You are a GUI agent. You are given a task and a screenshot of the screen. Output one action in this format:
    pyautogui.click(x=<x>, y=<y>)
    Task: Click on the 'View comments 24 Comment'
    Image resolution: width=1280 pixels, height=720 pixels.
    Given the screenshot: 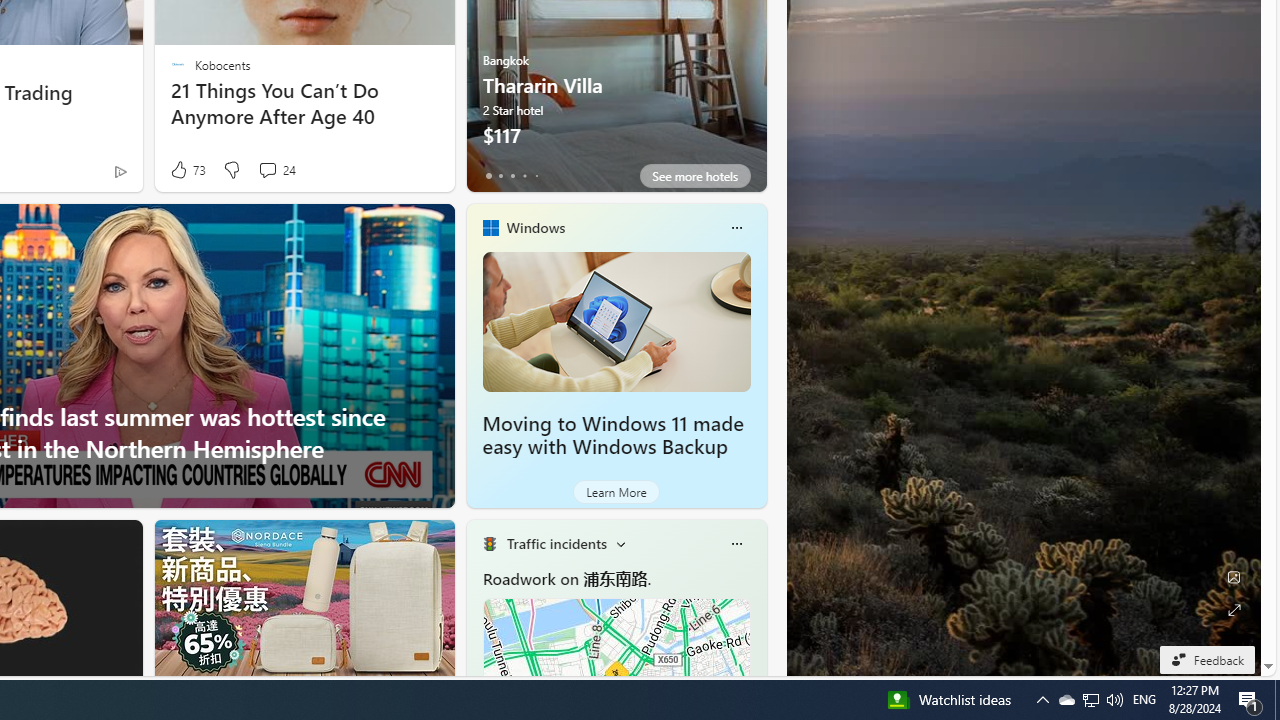 What is the action you would take?
    pyautogui.click(x=276, y=169)
    